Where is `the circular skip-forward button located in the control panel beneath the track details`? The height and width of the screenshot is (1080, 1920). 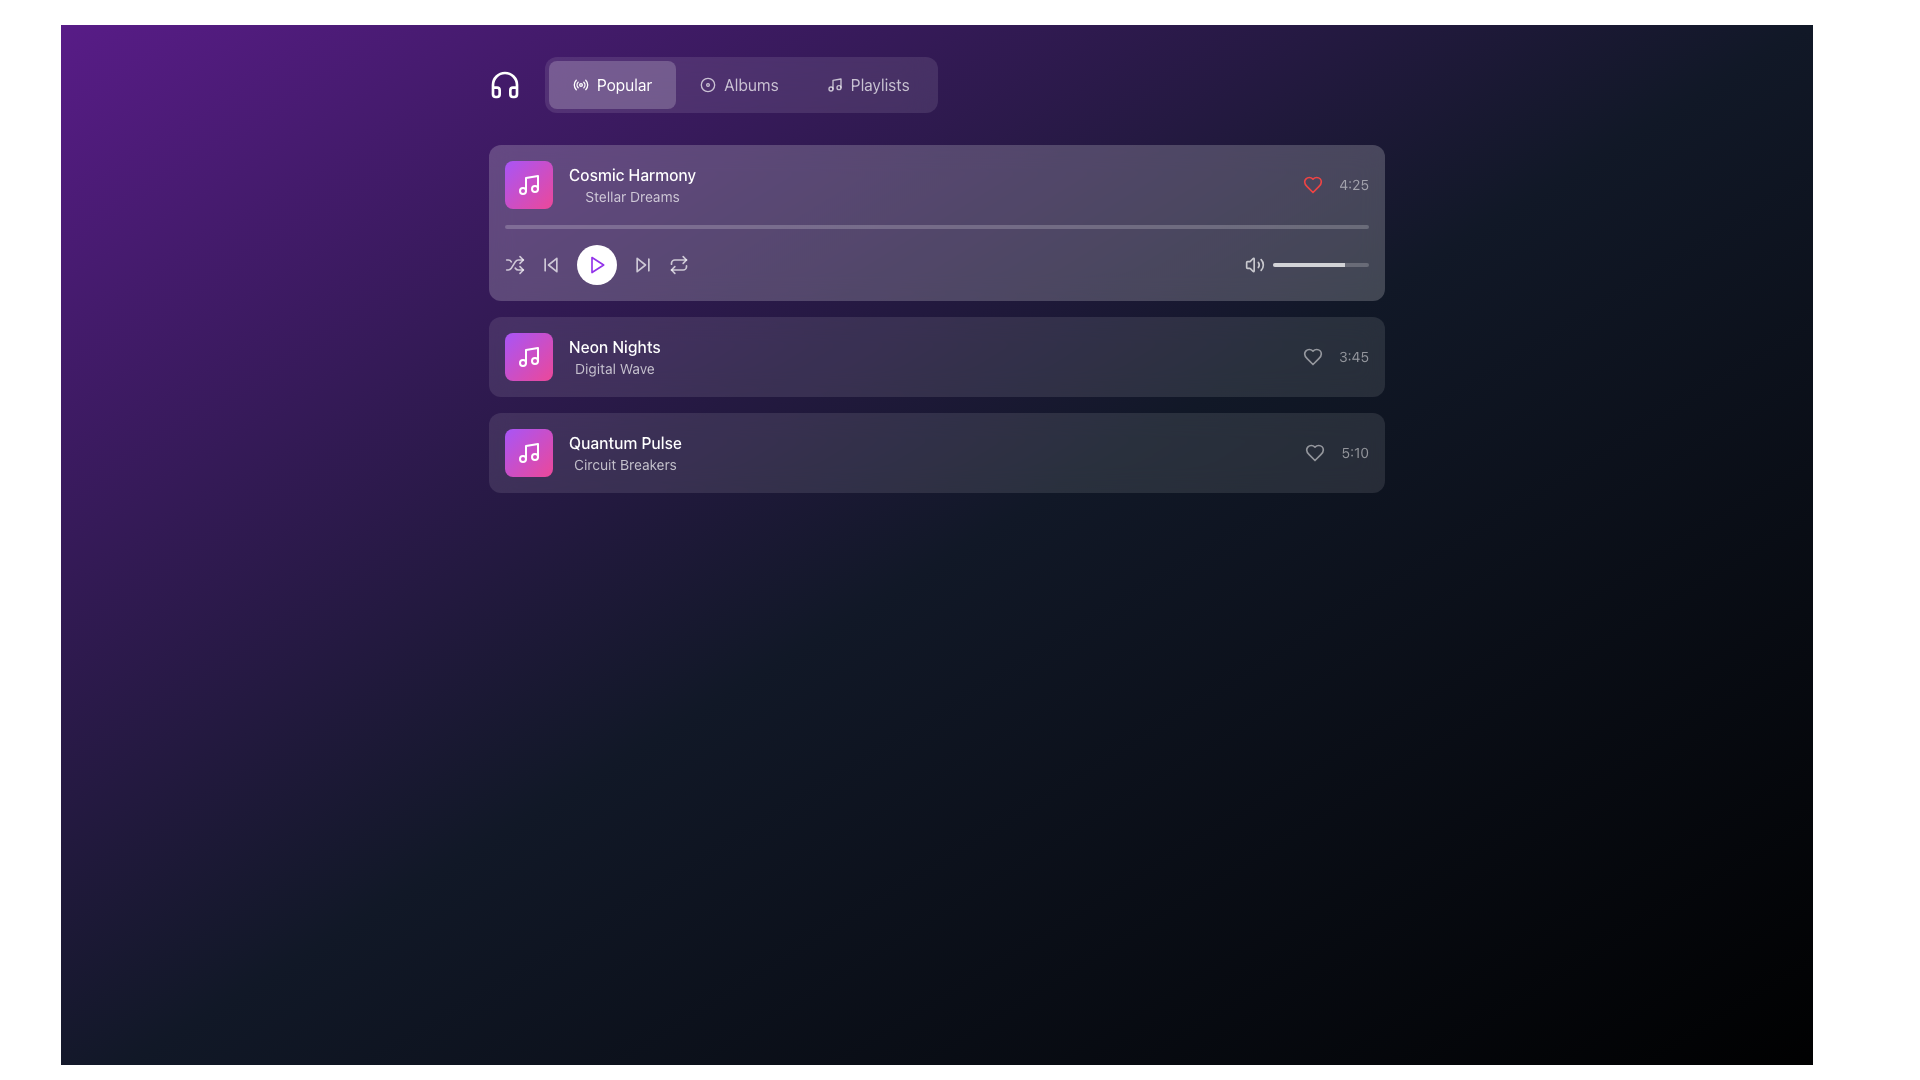 the circular skip-forward button located in the control panel beneath the track details is located at coordinates (643, 264).